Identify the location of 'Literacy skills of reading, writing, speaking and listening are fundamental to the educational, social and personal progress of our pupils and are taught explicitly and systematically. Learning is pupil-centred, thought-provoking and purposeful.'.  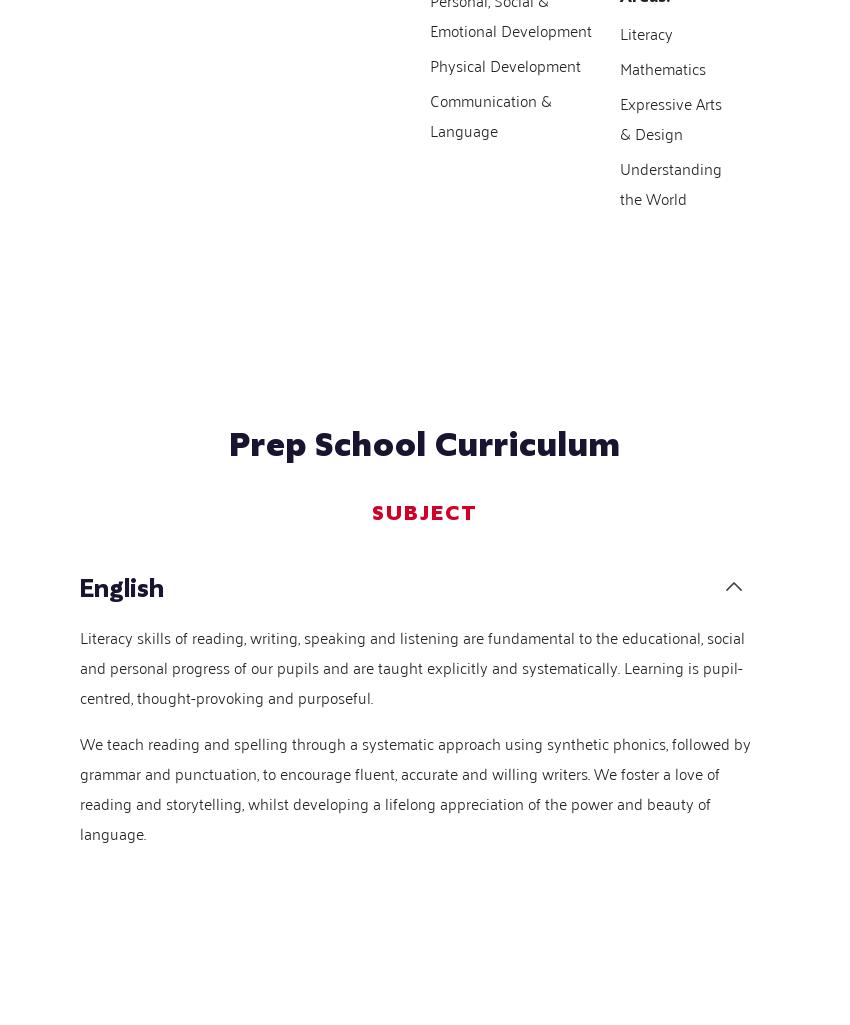
(412, 666).